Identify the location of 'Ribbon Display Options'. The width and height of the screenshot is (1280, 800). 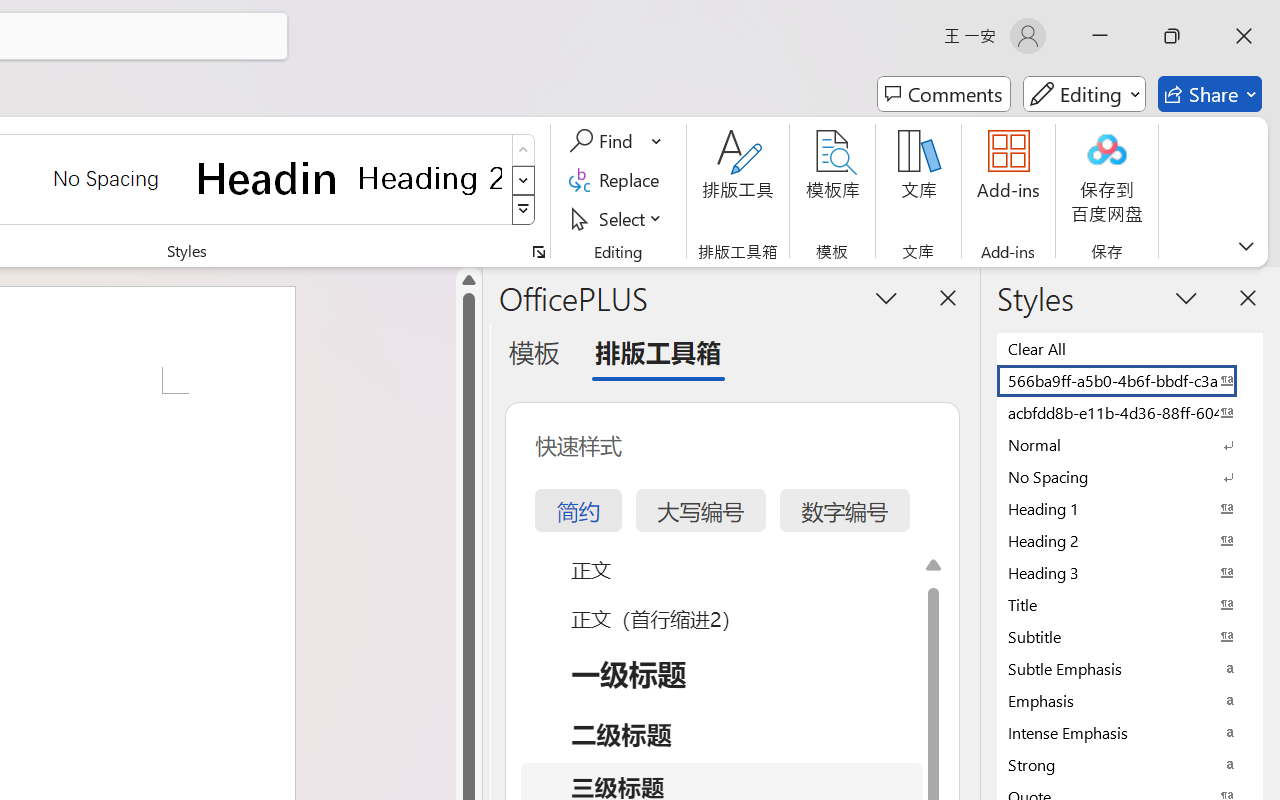
(1245, 245).